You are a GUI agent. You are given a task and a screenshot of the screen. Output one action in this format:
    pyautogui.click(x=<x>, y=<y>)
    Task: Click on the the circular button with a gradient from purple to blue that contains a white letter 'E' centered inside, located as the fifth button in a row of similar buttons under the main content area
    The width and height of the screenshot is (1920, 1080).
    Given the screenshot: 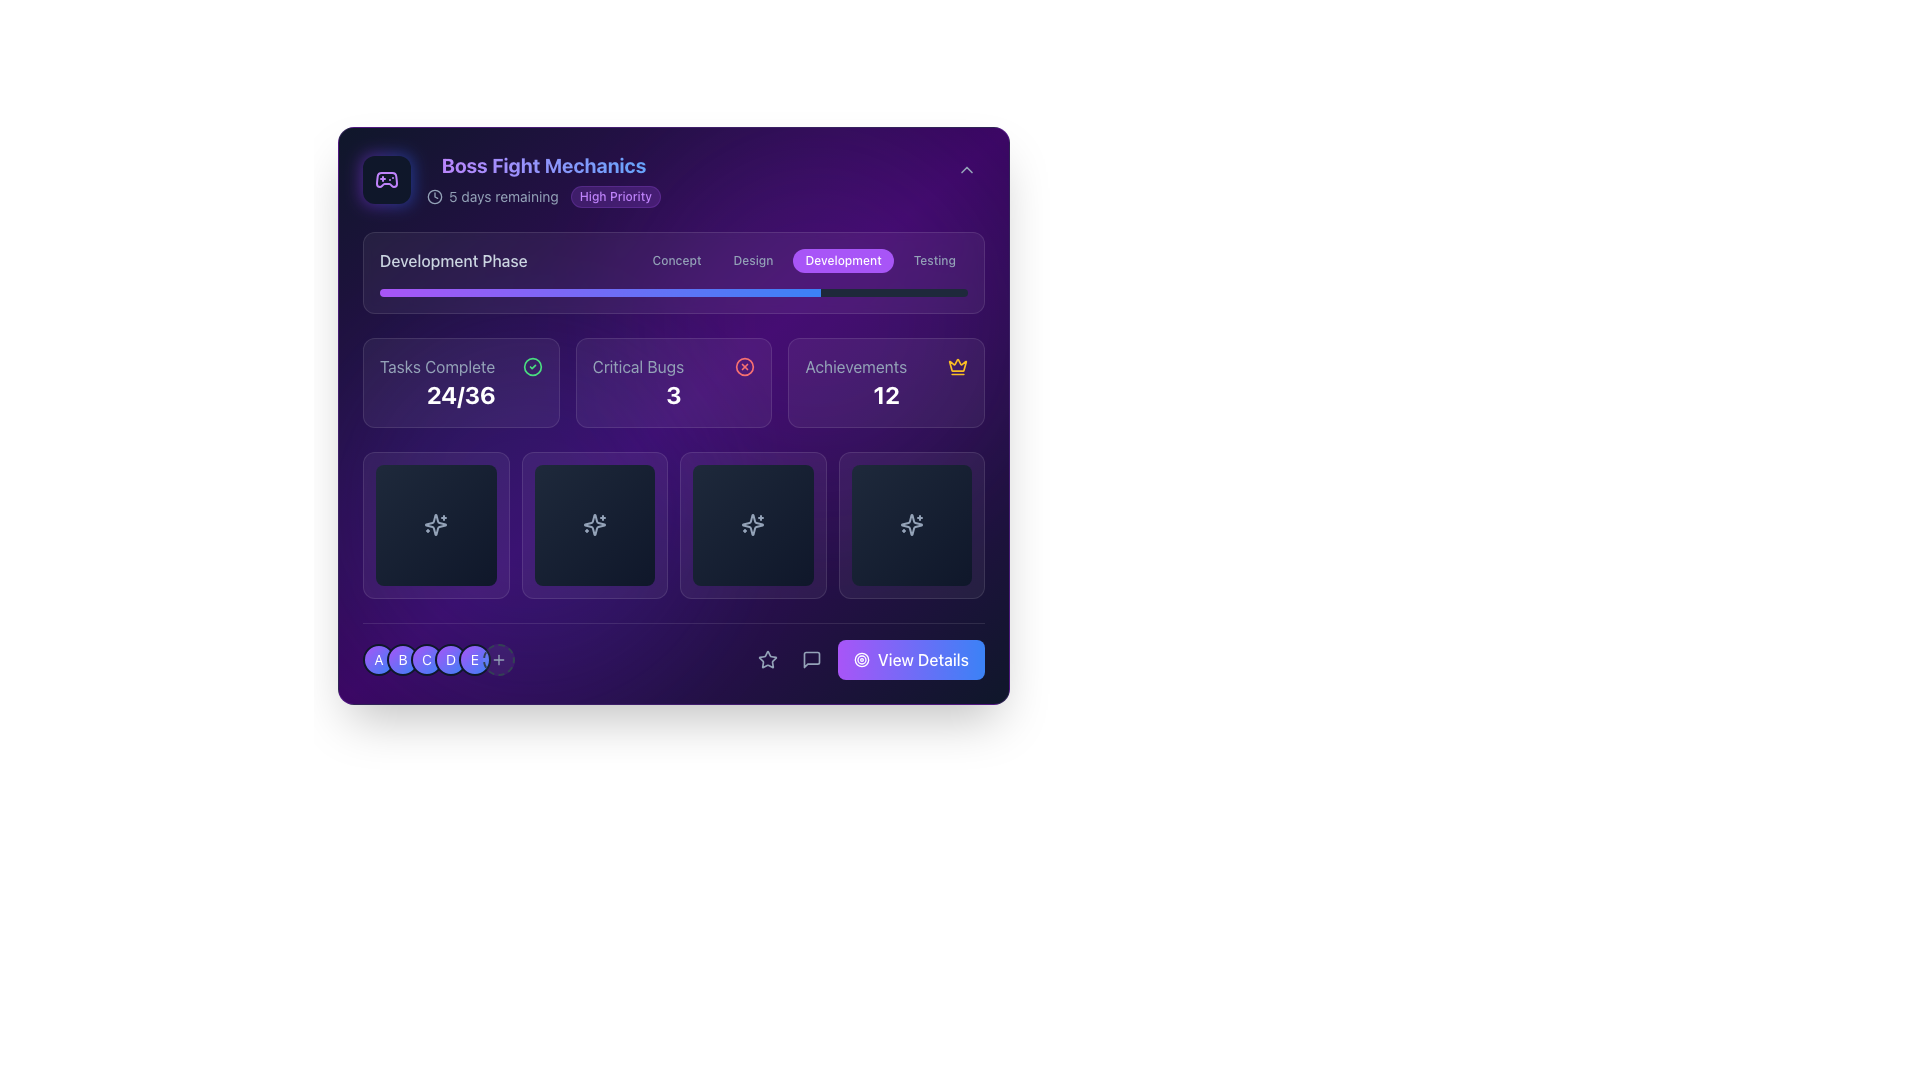 What is the action you would take?
    pyautogui.click(x=474, y=659)
    